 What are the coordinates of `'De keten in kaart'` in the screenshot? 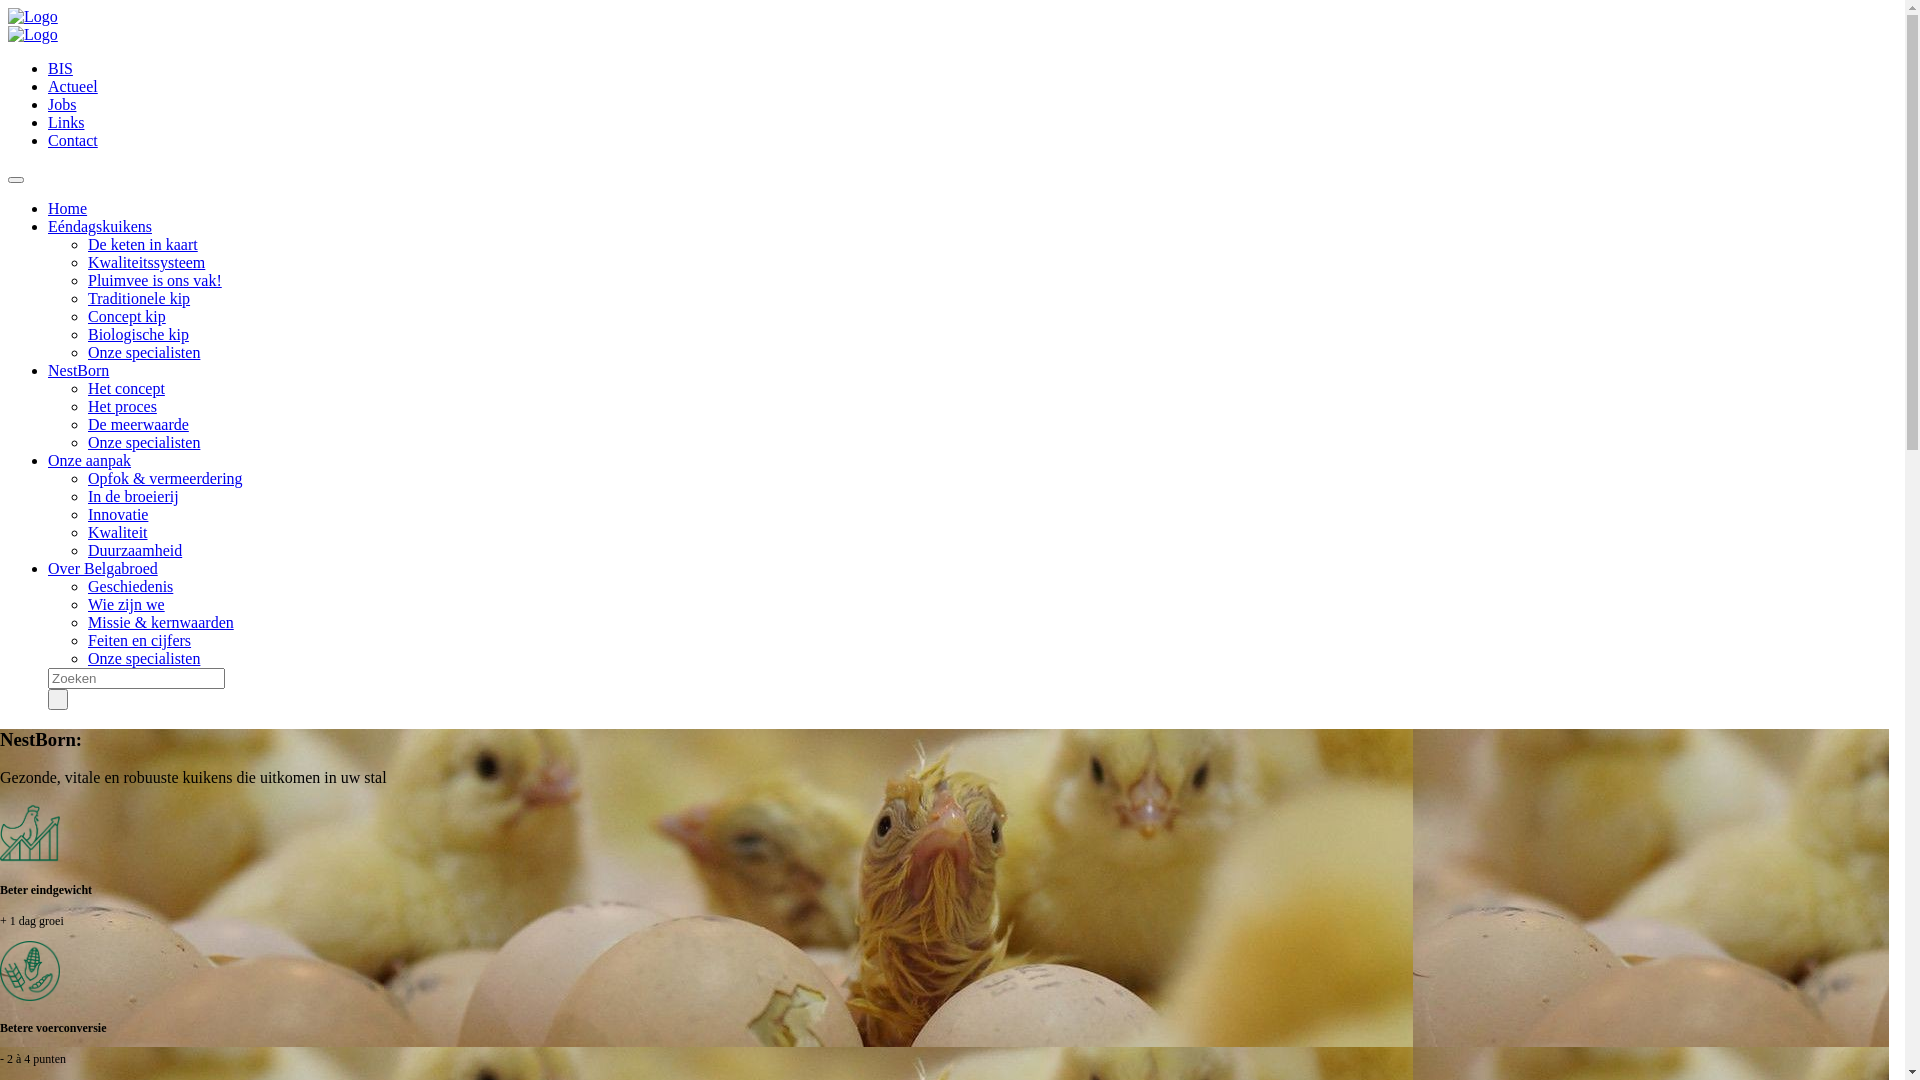 It's located at (142, 243).